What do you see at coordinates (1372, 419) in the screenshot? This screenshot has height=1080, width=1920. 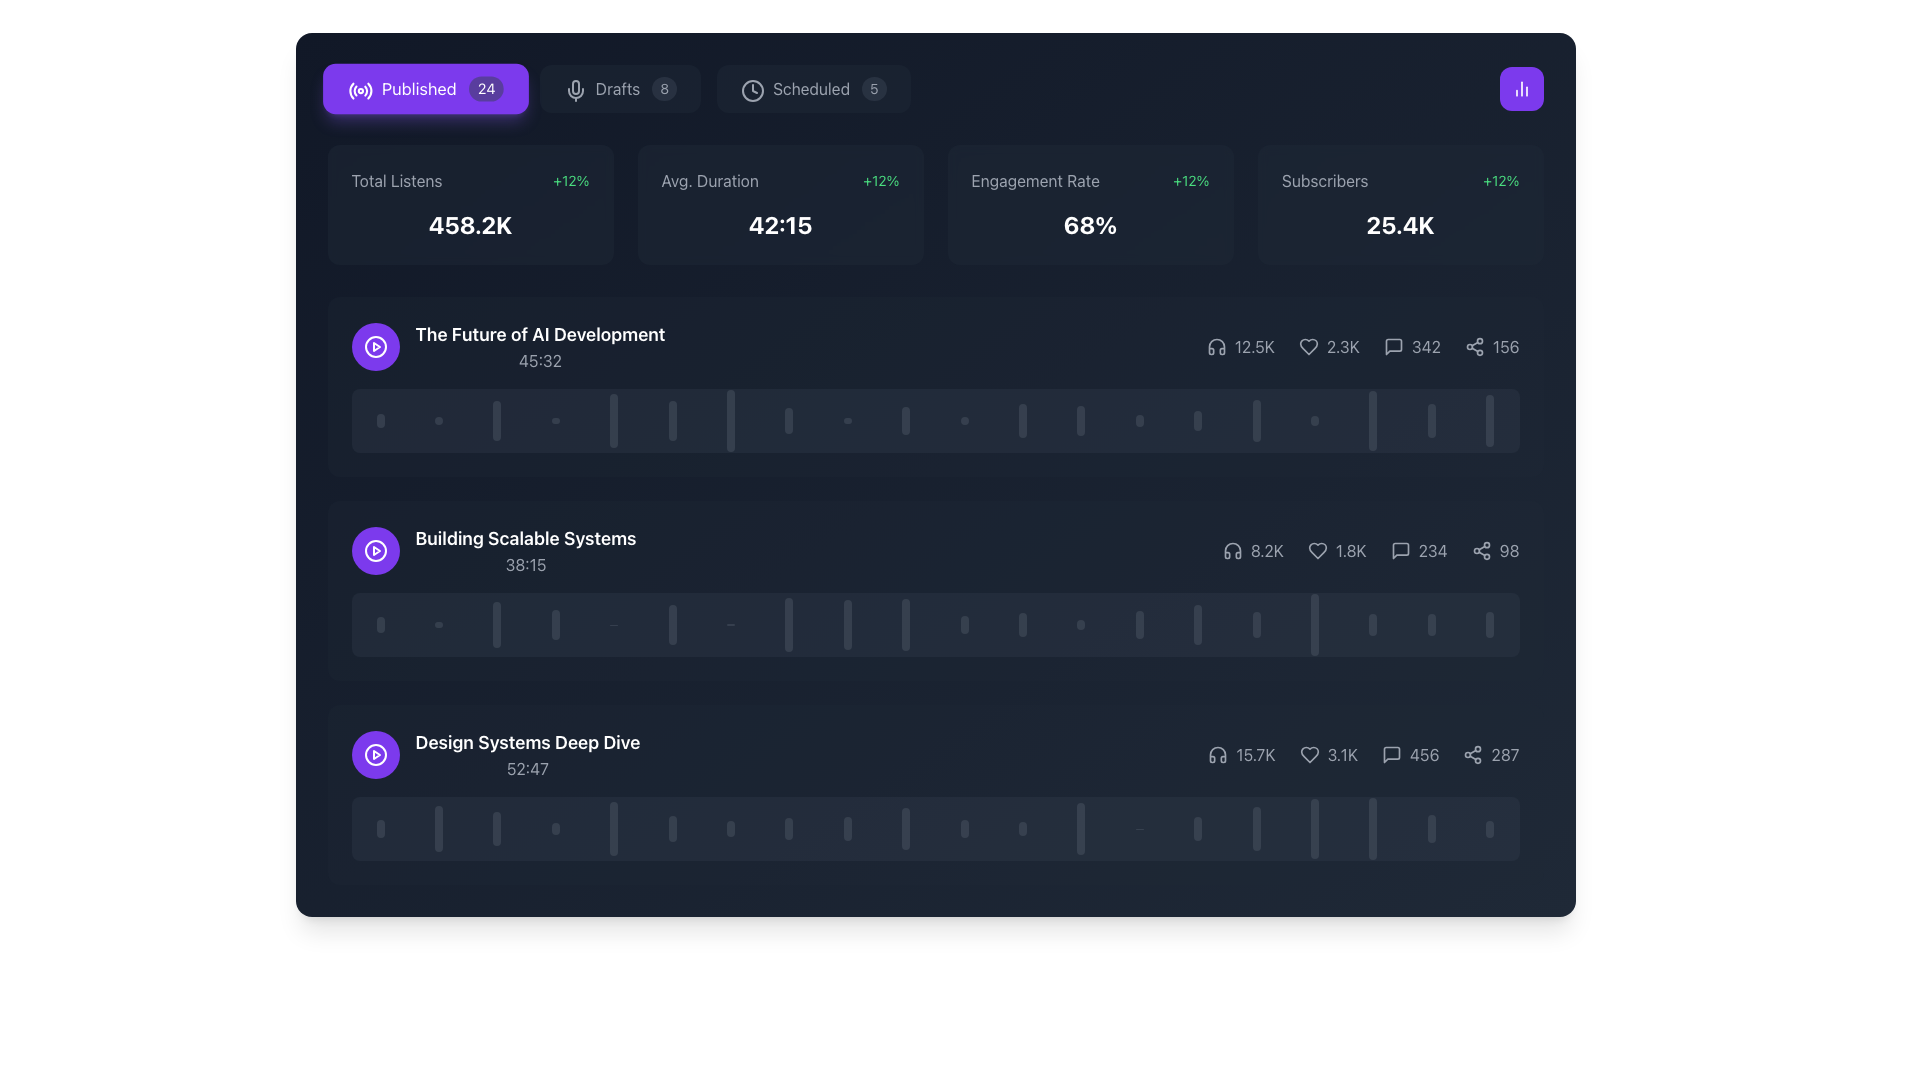 I see `the 18th progress indicator bar located under the second content title, which serves as a visual indicator for value or status` at bounding box center [1372, 419].